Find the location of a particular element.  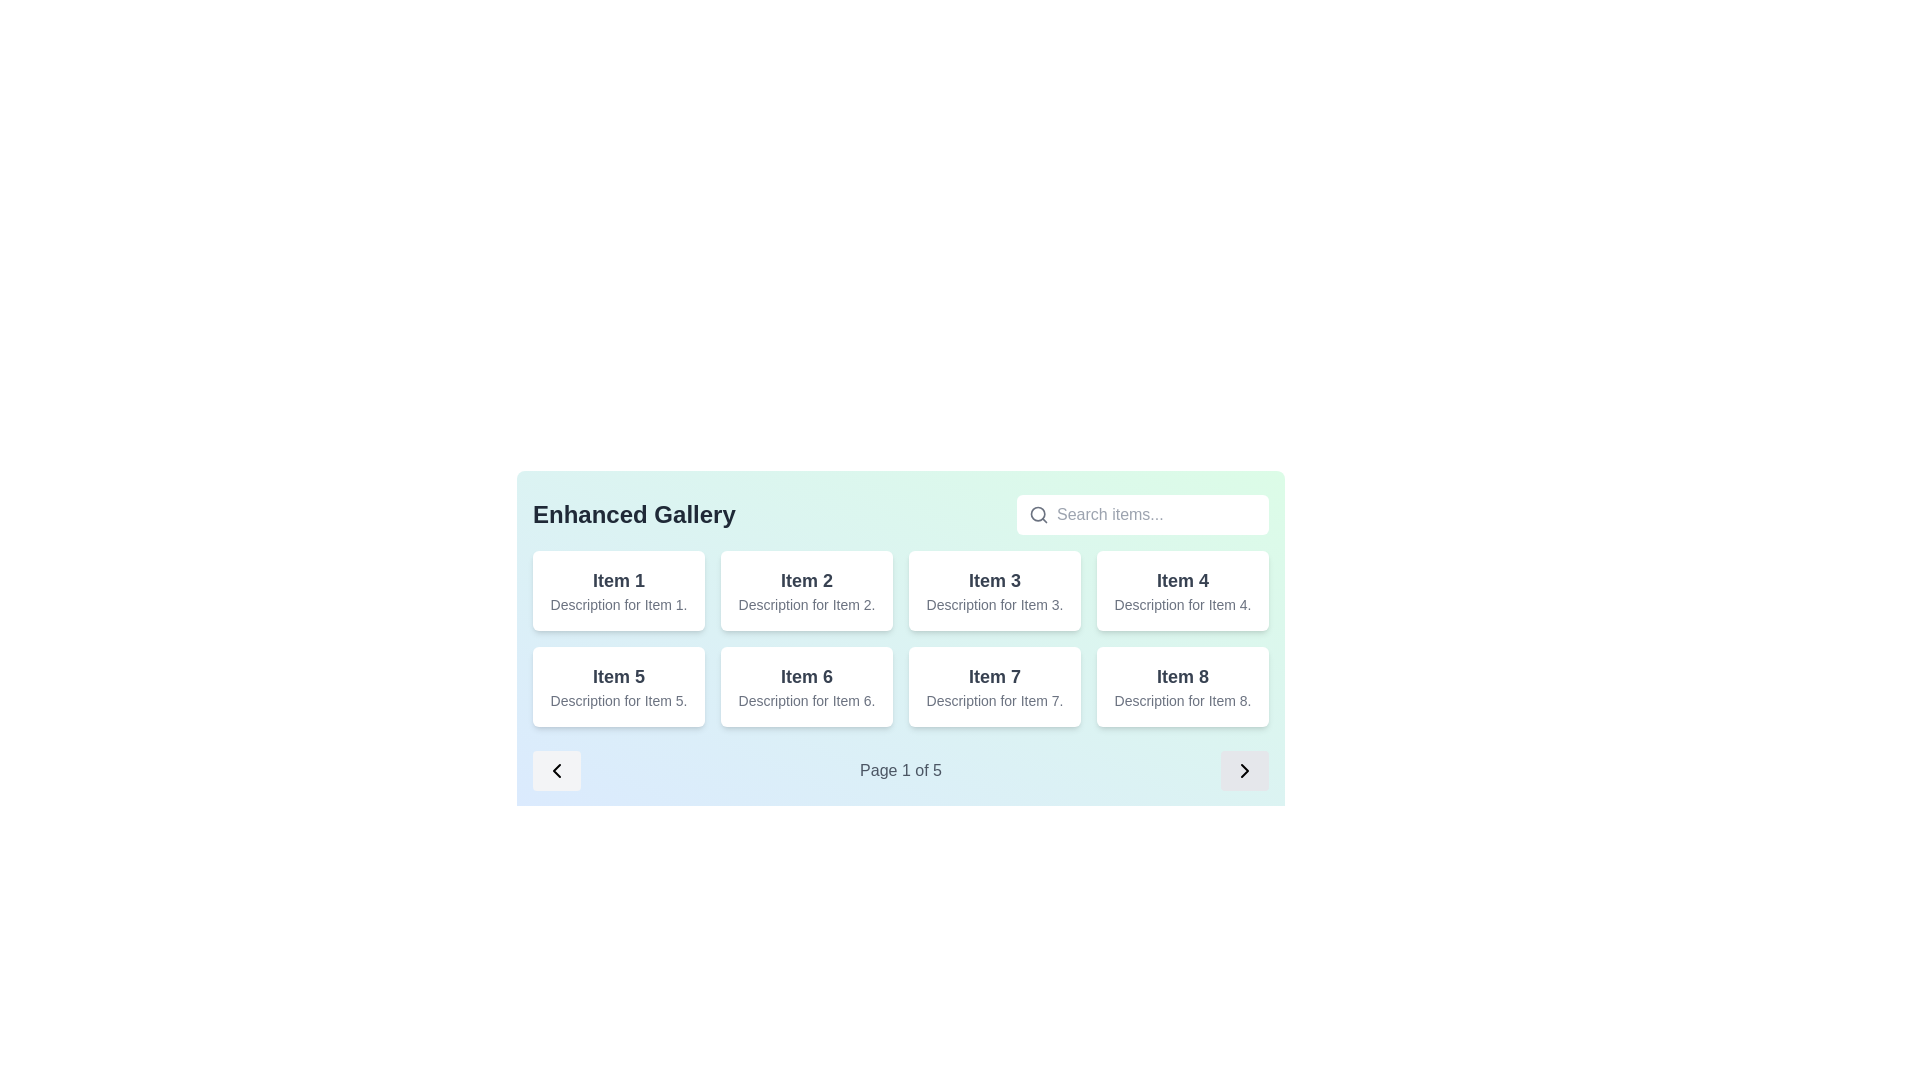

the text label 'Item 6' which is styled with a bold font and dark gray color, located within the sixth card of the grid layout, positioned in the second row and second column is located at coordinates (806, 676).